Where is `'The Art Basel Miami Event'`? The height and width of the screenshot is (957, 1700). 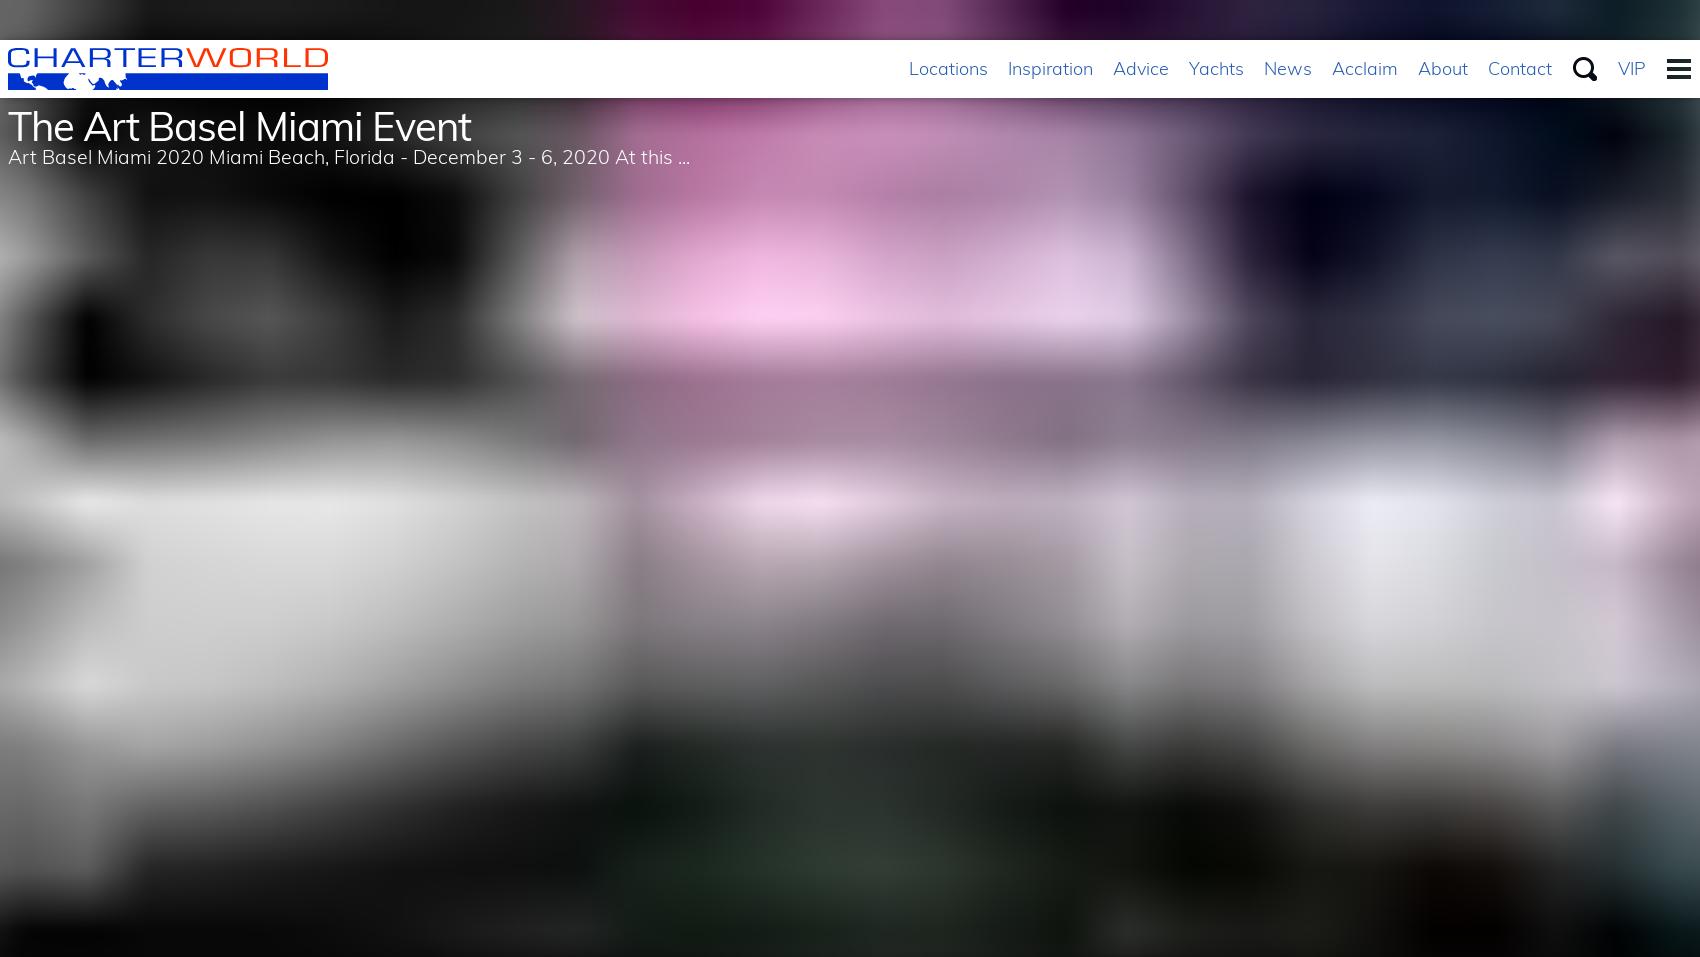
'The Art Basel Miami Event' is located at coordinates (239, 126).